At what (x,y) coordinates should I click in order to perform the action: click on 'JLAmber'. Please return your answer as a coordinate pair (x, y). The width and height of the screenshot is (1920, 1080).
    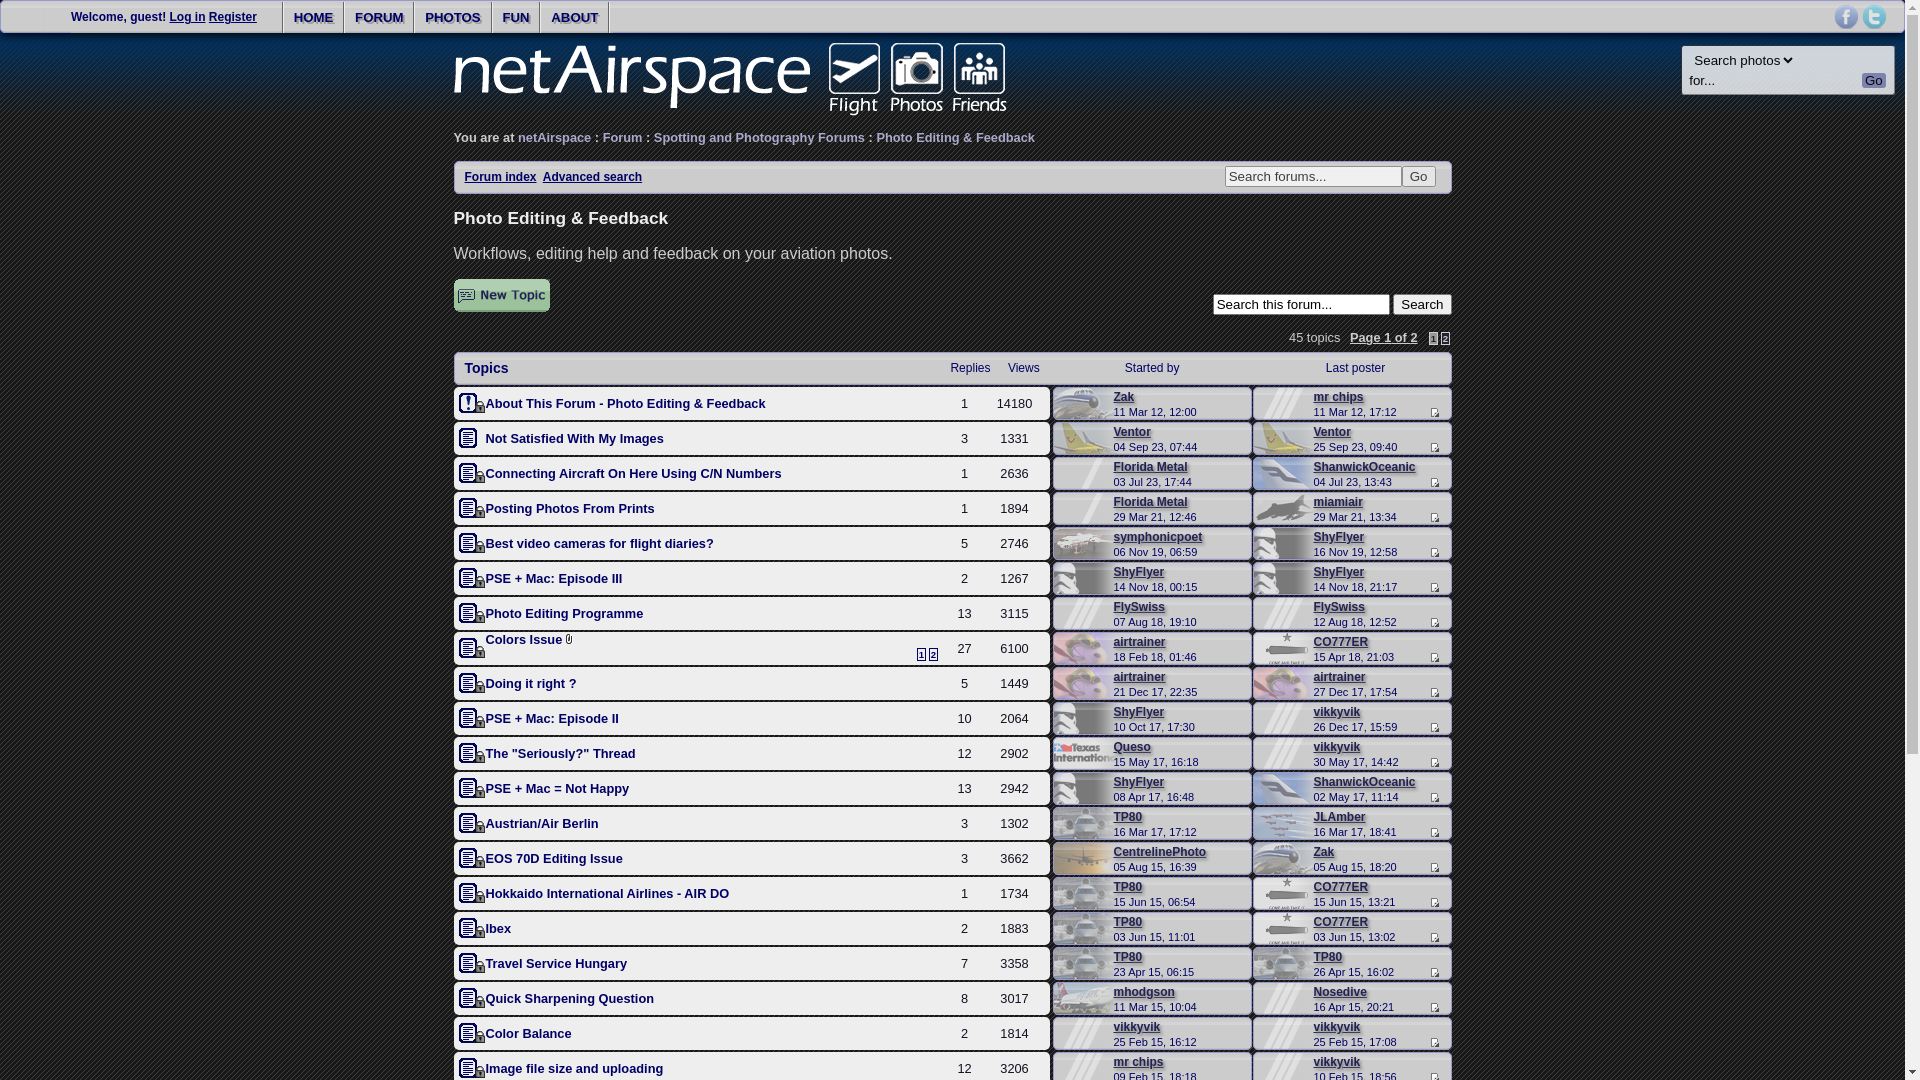
    Looking at the image, I should click on (1339, 817).